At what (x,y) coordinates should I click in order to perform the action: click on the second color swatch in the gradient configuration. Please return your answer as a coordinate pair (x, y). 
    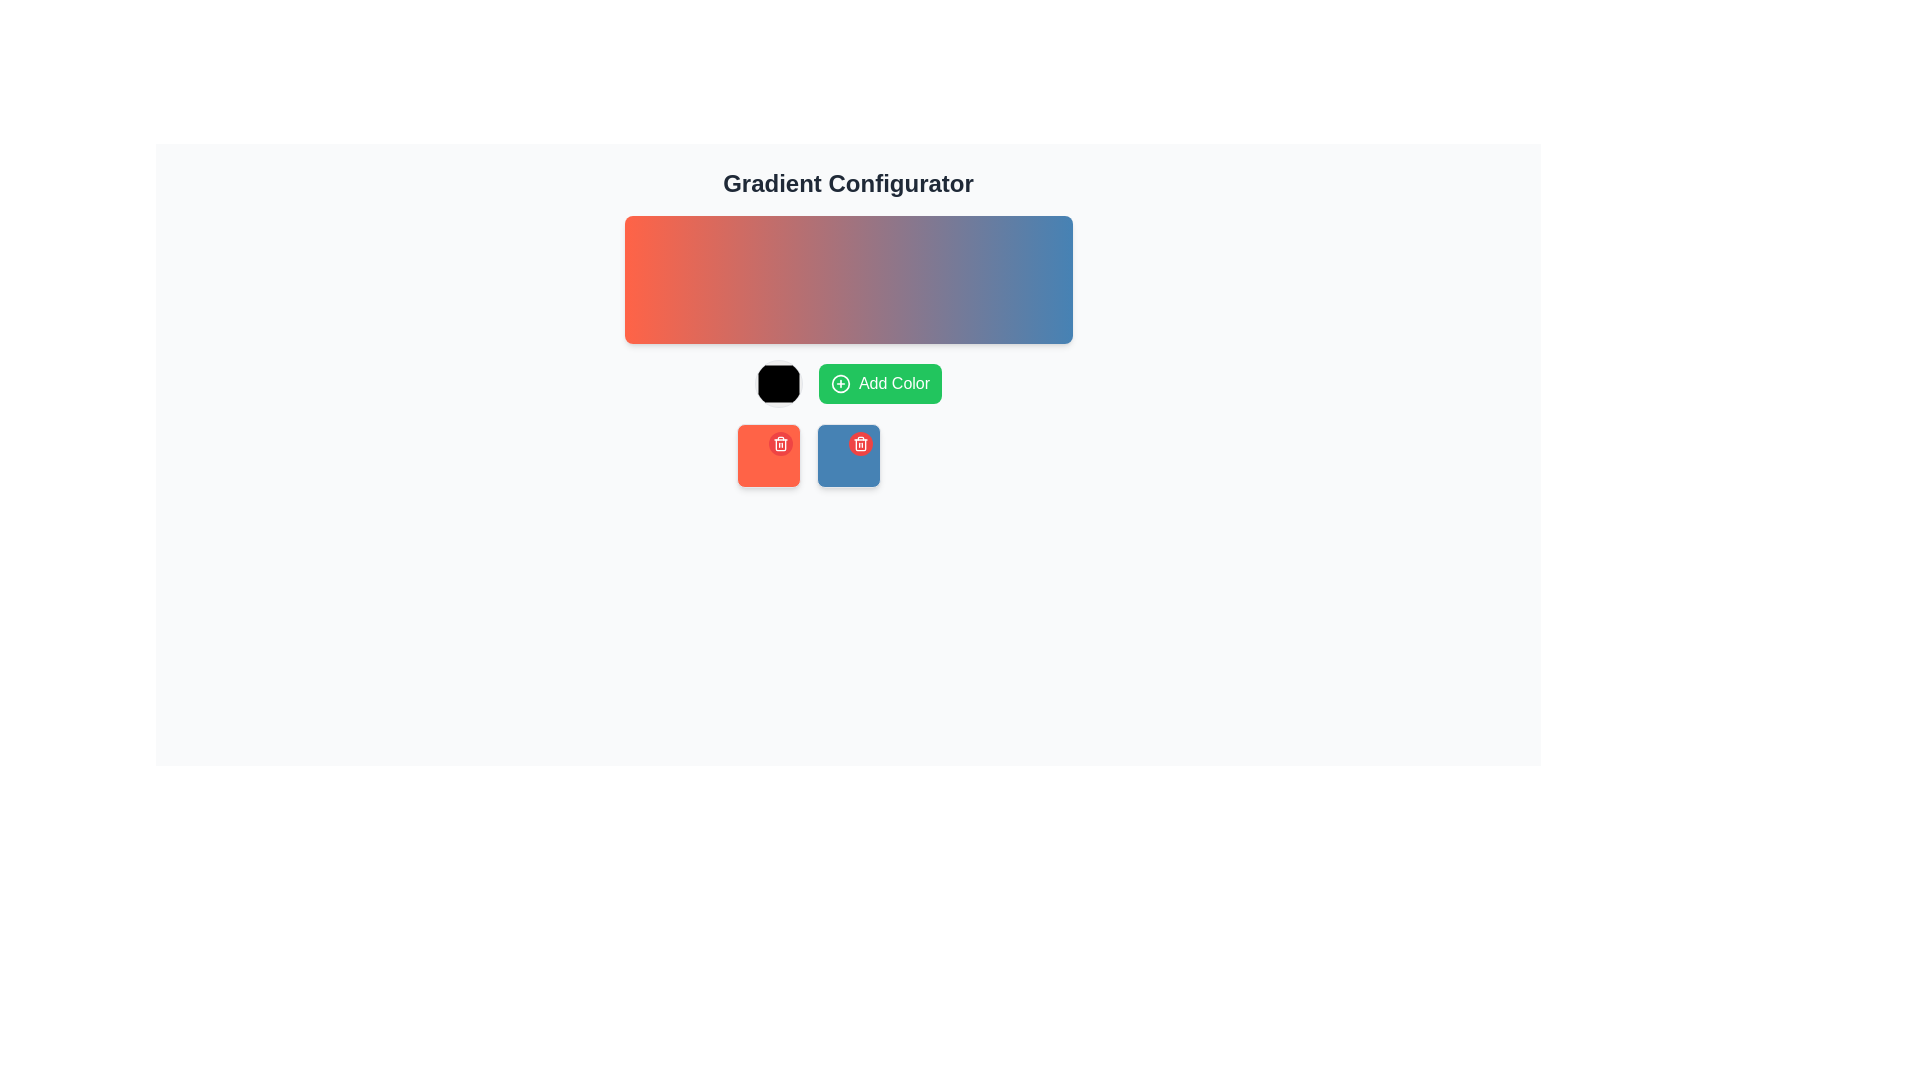
    Looking at the image, I should click on (848, 455).